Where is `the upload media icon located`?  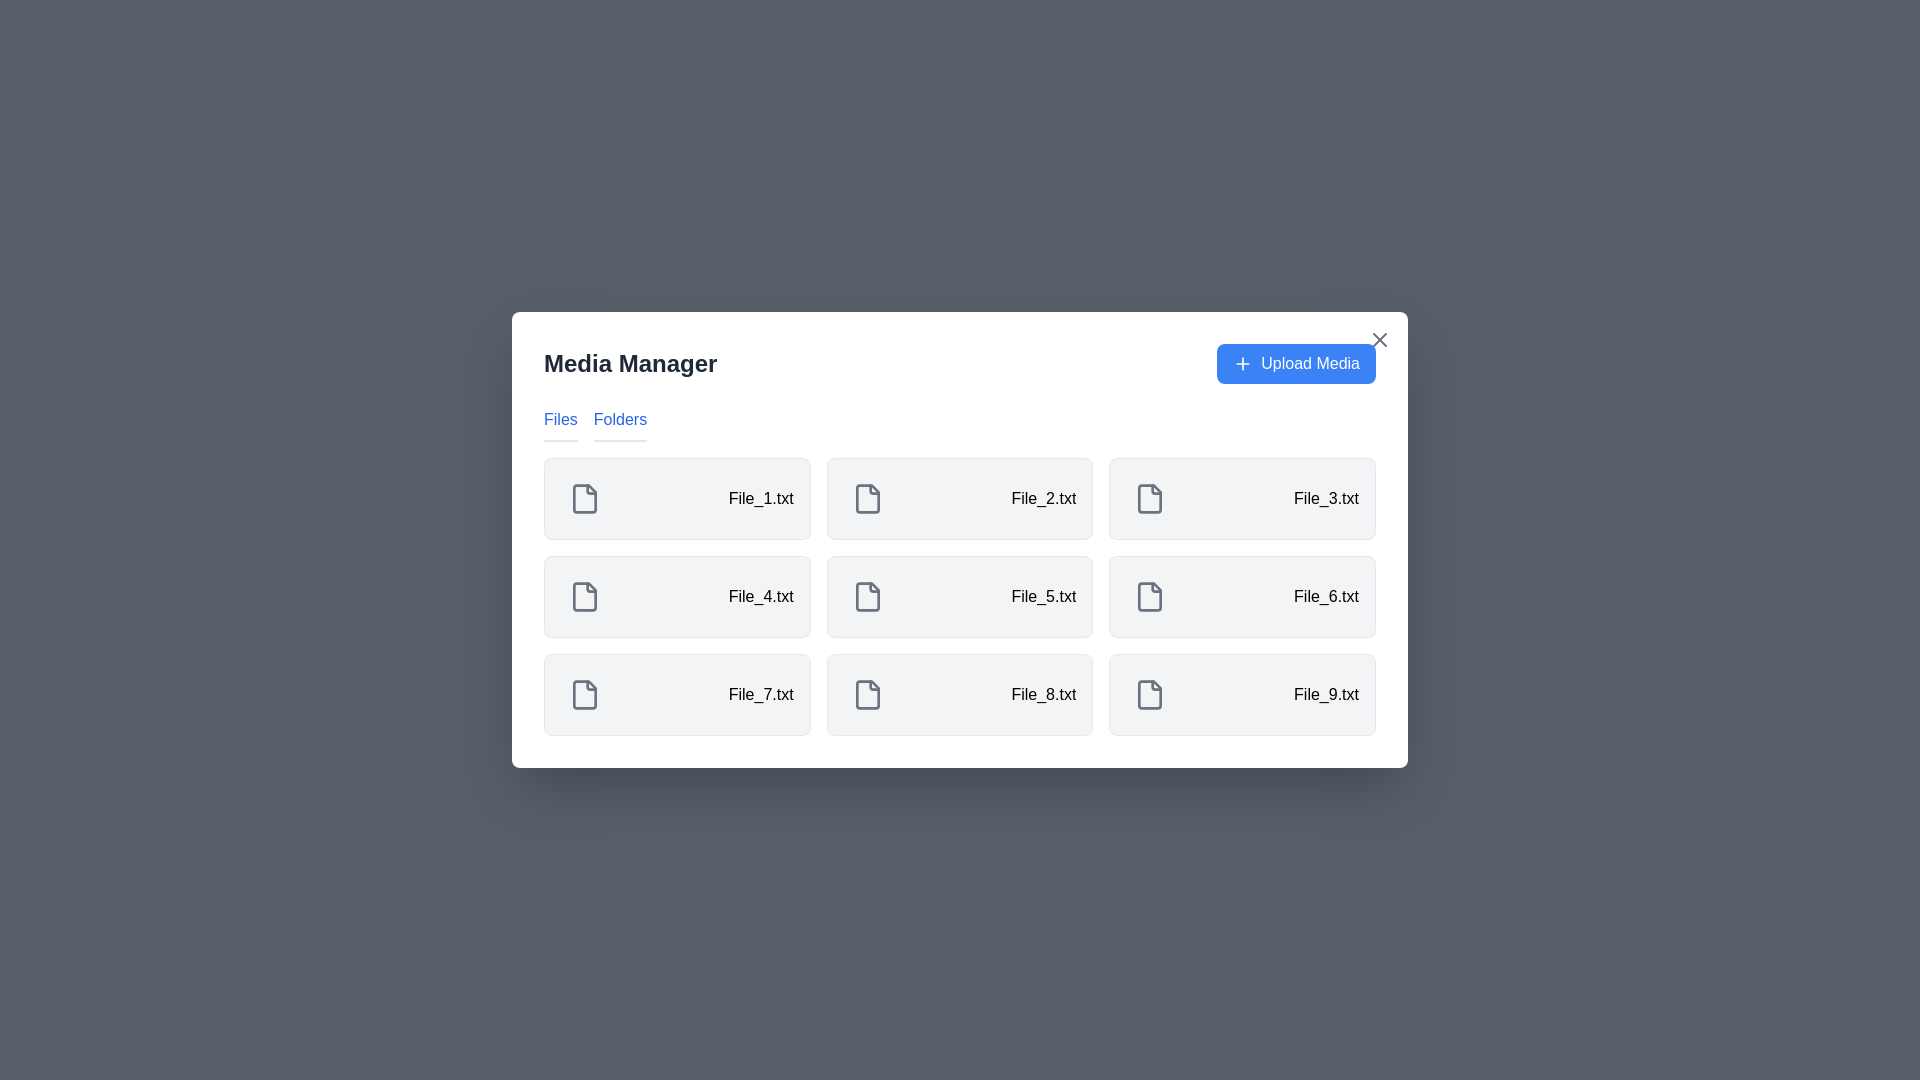 the upload media icon located is located at coordinates (1242, 363).